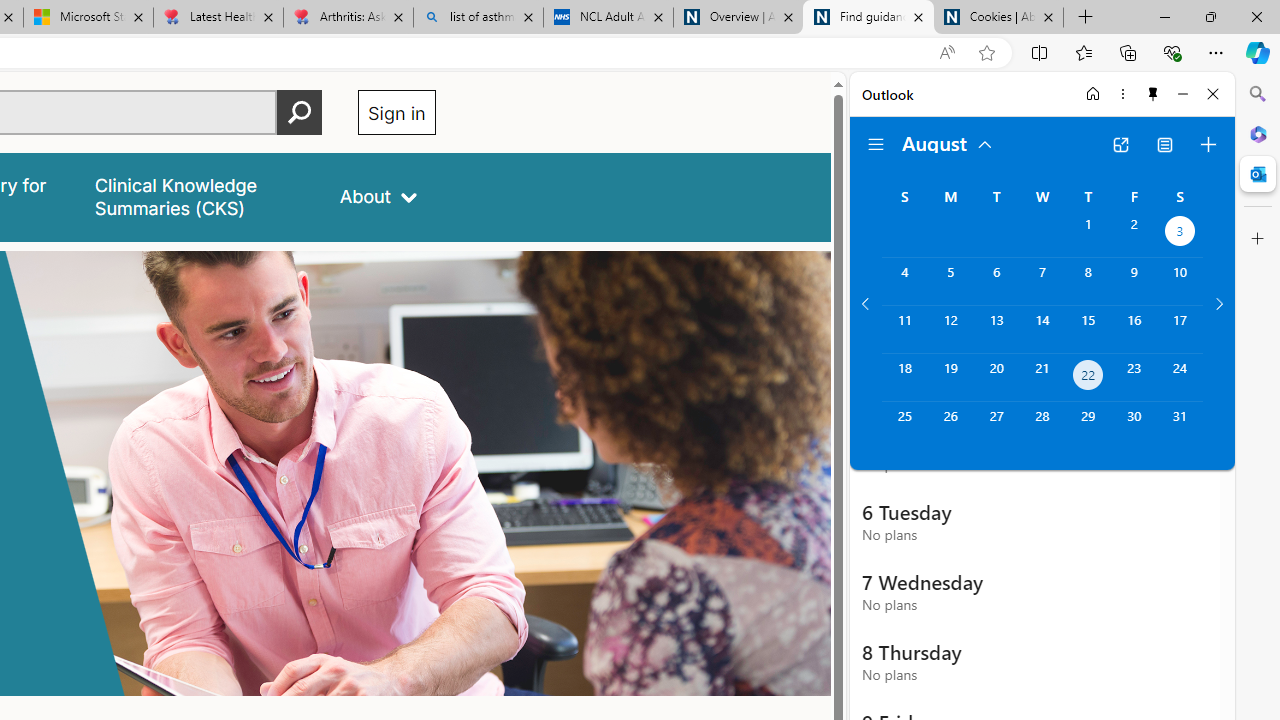  Describe the element at coordinates (1134, 424) in the screenshot. I see `'Friday, August 30, 2024. '` at that location.